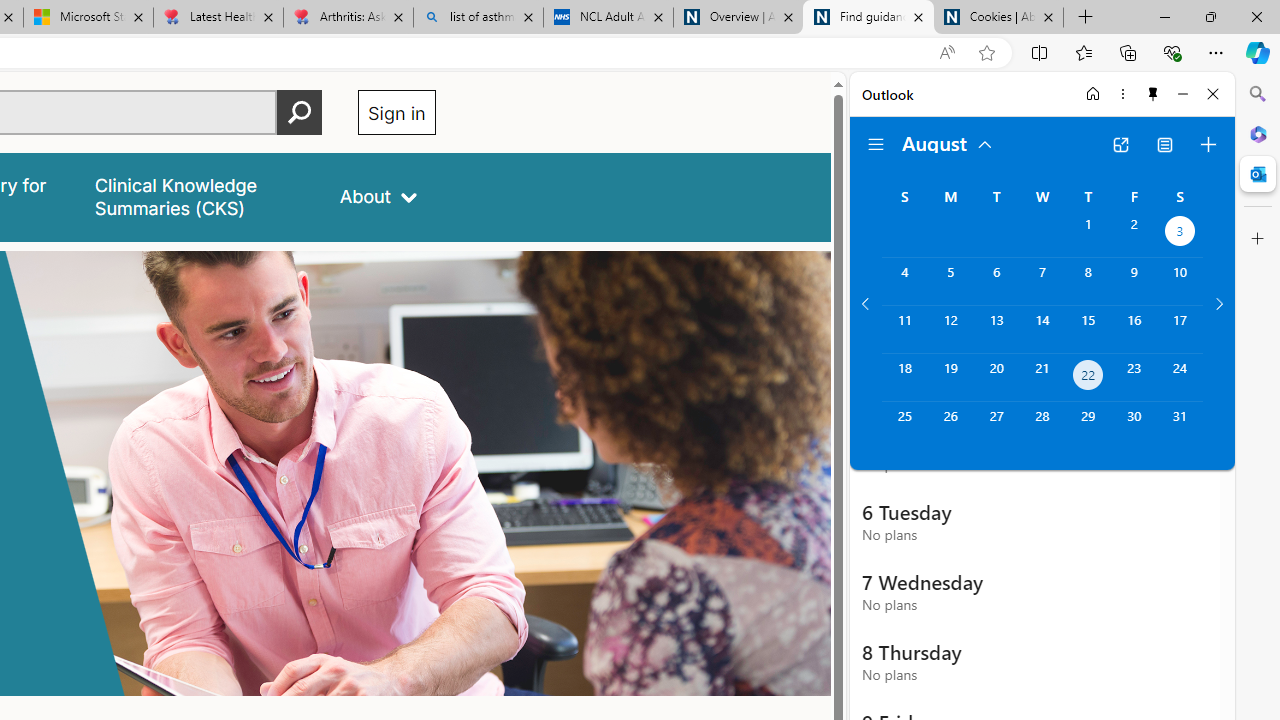  Describe the element at coordinates (1134, 424) in the screenshot. I see `'Friday, August 30, 2024. '` at that location.